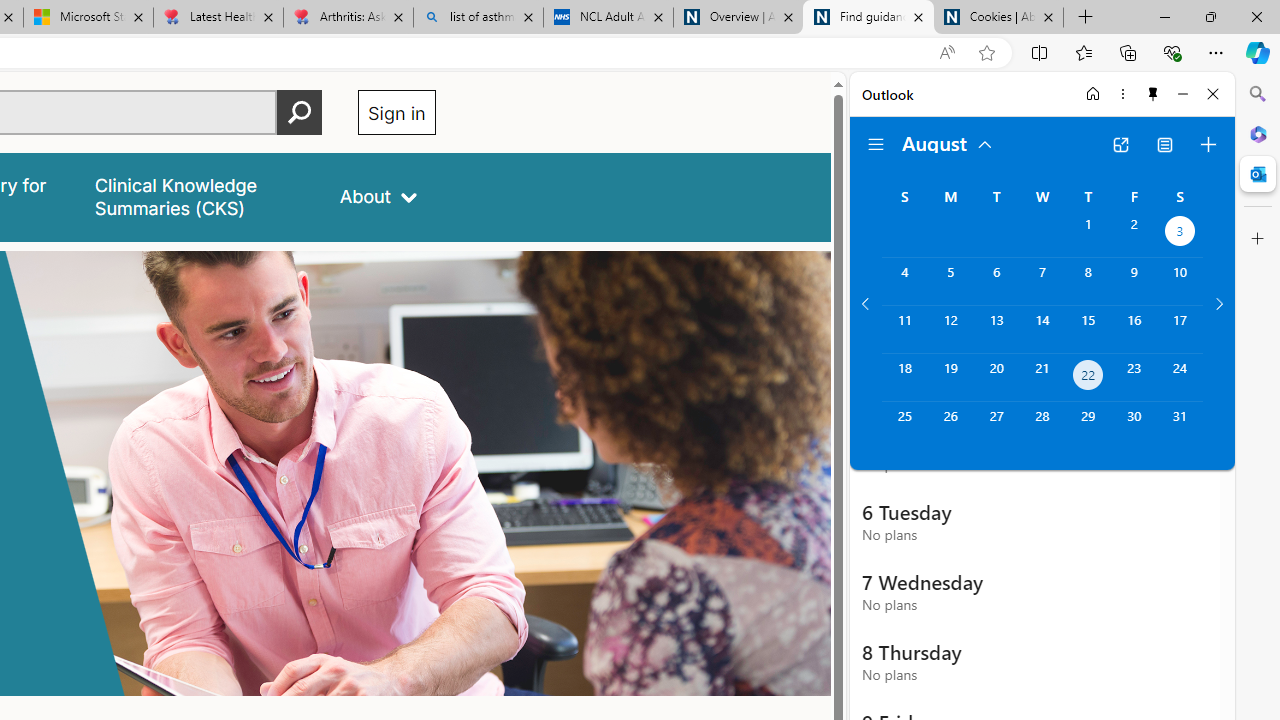  Describe the element at coordinates (1134, 424) in the screenshot. I see `'Friday, August 30, 2024. '` at that location.